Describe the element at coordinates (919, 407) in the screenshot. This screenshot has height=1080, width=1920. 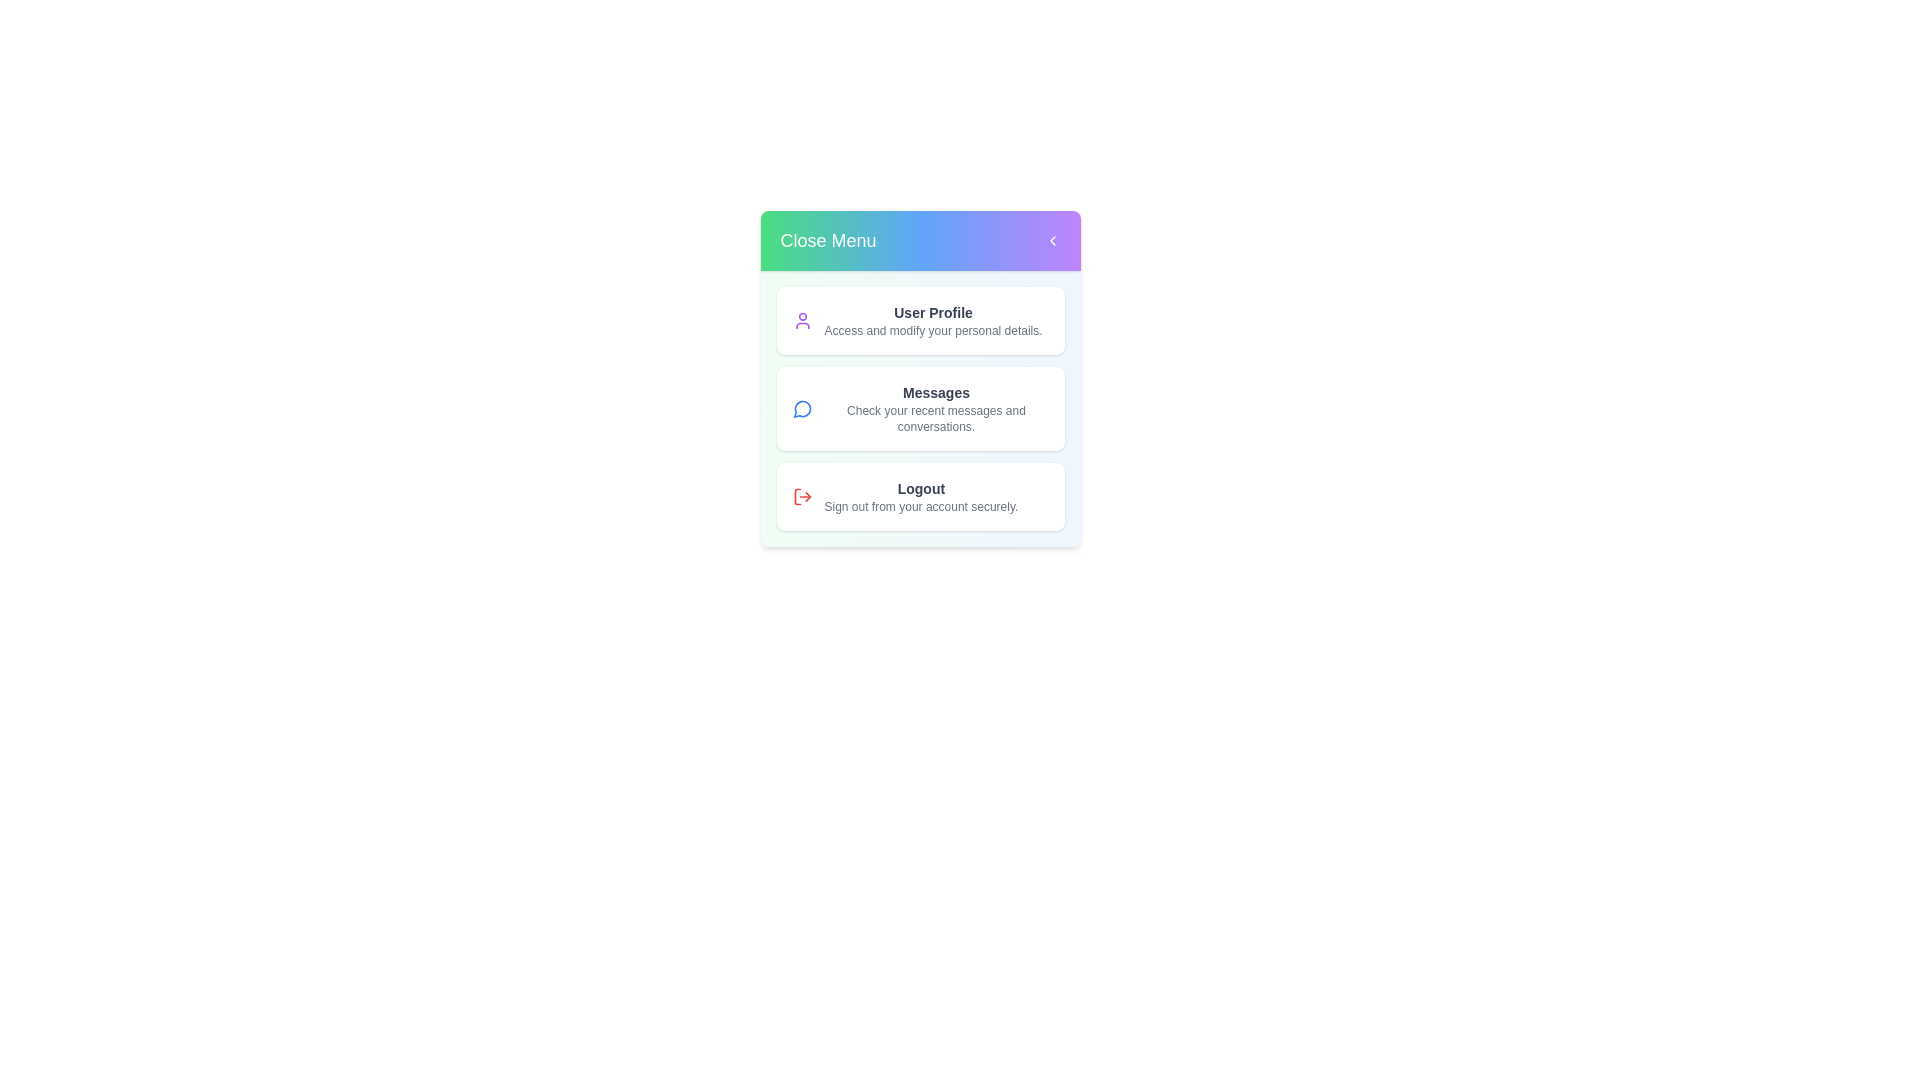
I see `the menu item labeled 'Messages' to read its details` at that location.